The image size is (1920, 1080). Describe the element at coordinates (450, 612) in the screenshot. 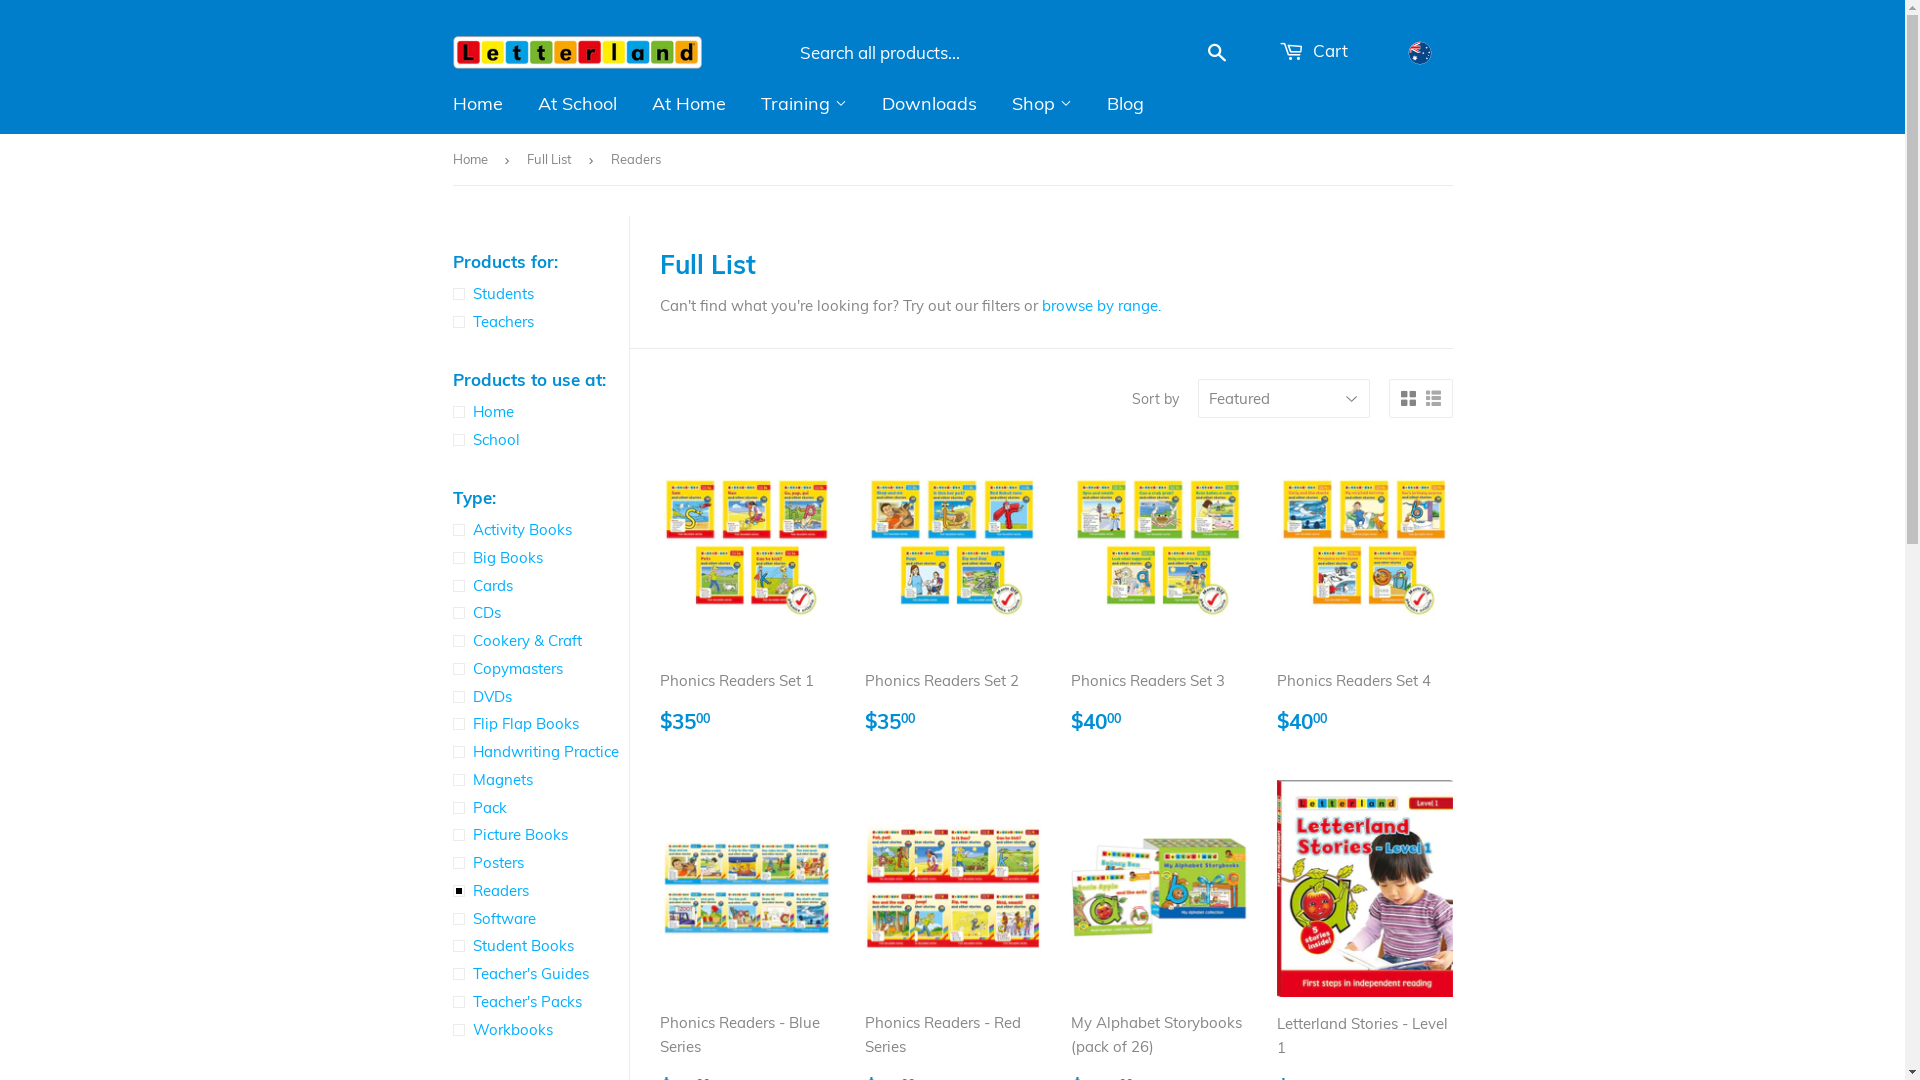

I see `'CDs'` at that location.